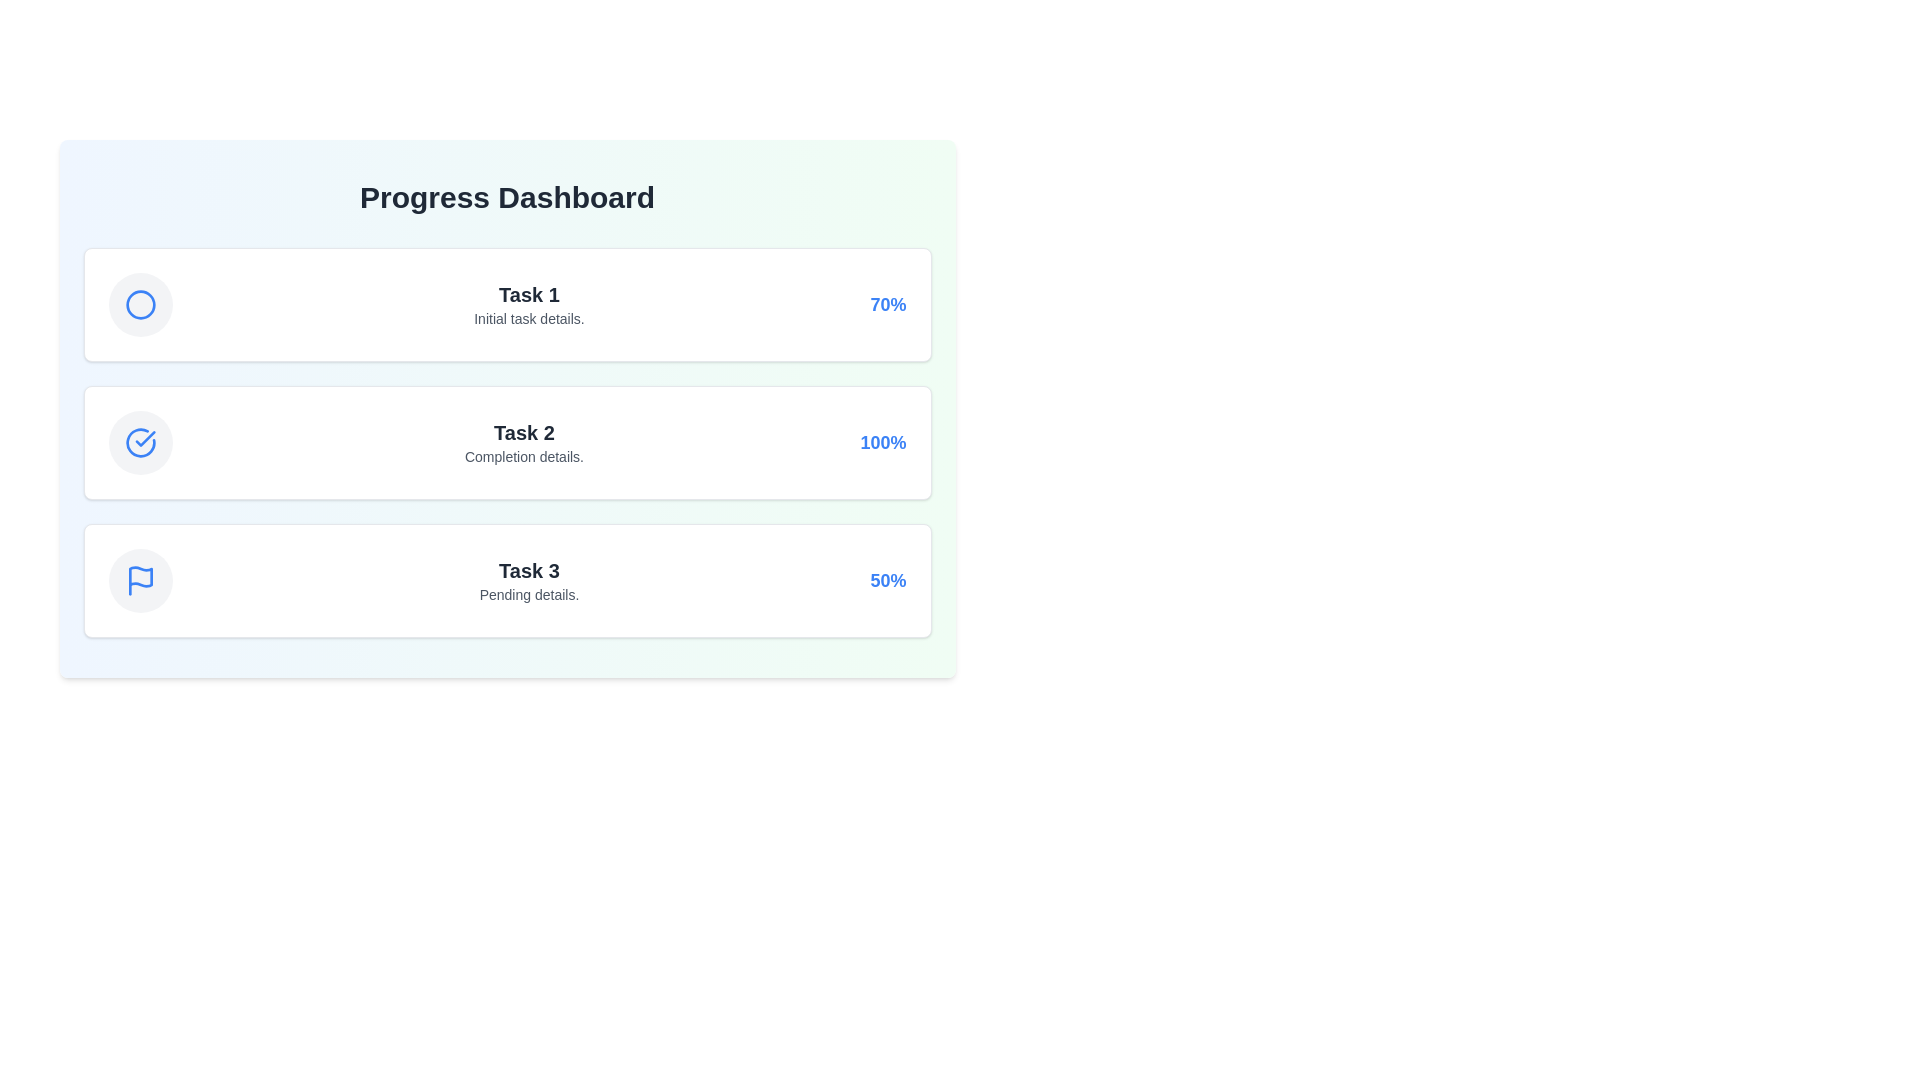  I want to click on a task card in the structured list component under the 'Progress Dashboard' heading, so click(507, 442).